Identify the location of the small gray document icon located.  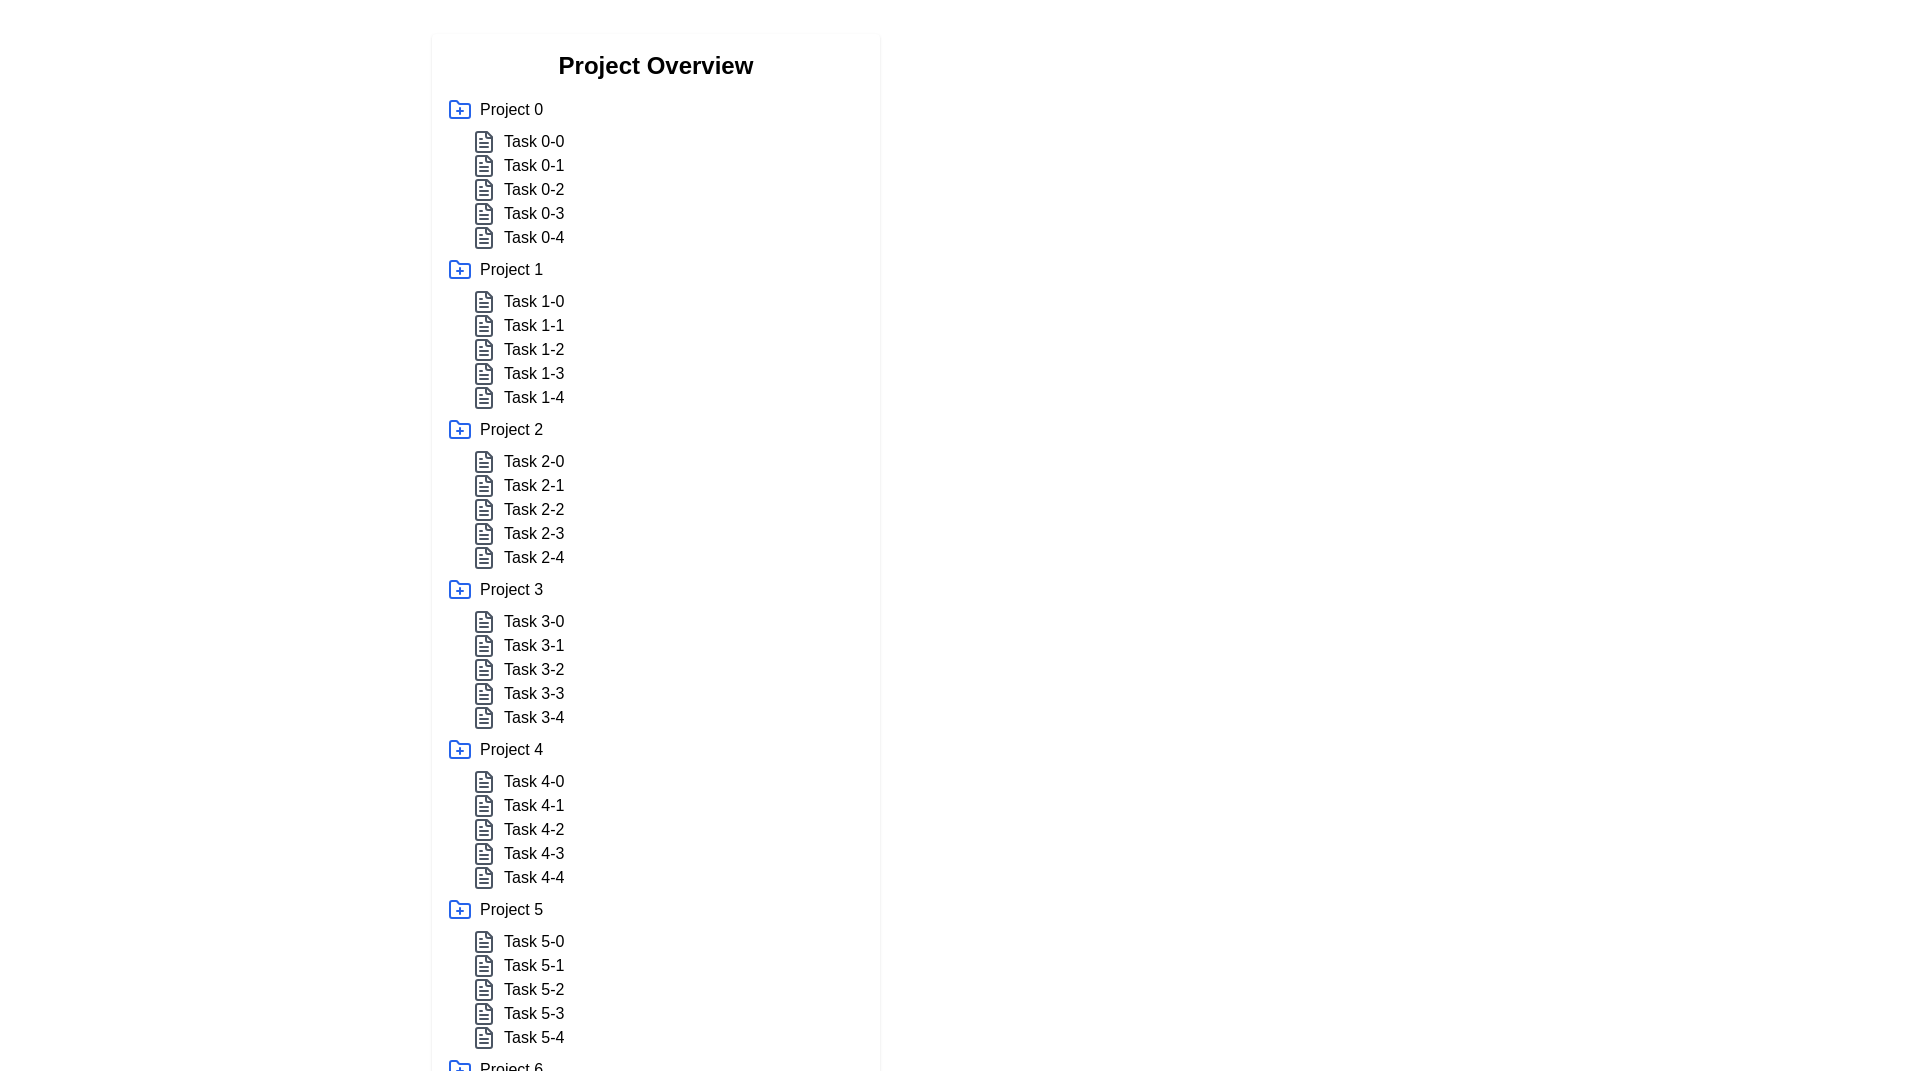
(484, 397).